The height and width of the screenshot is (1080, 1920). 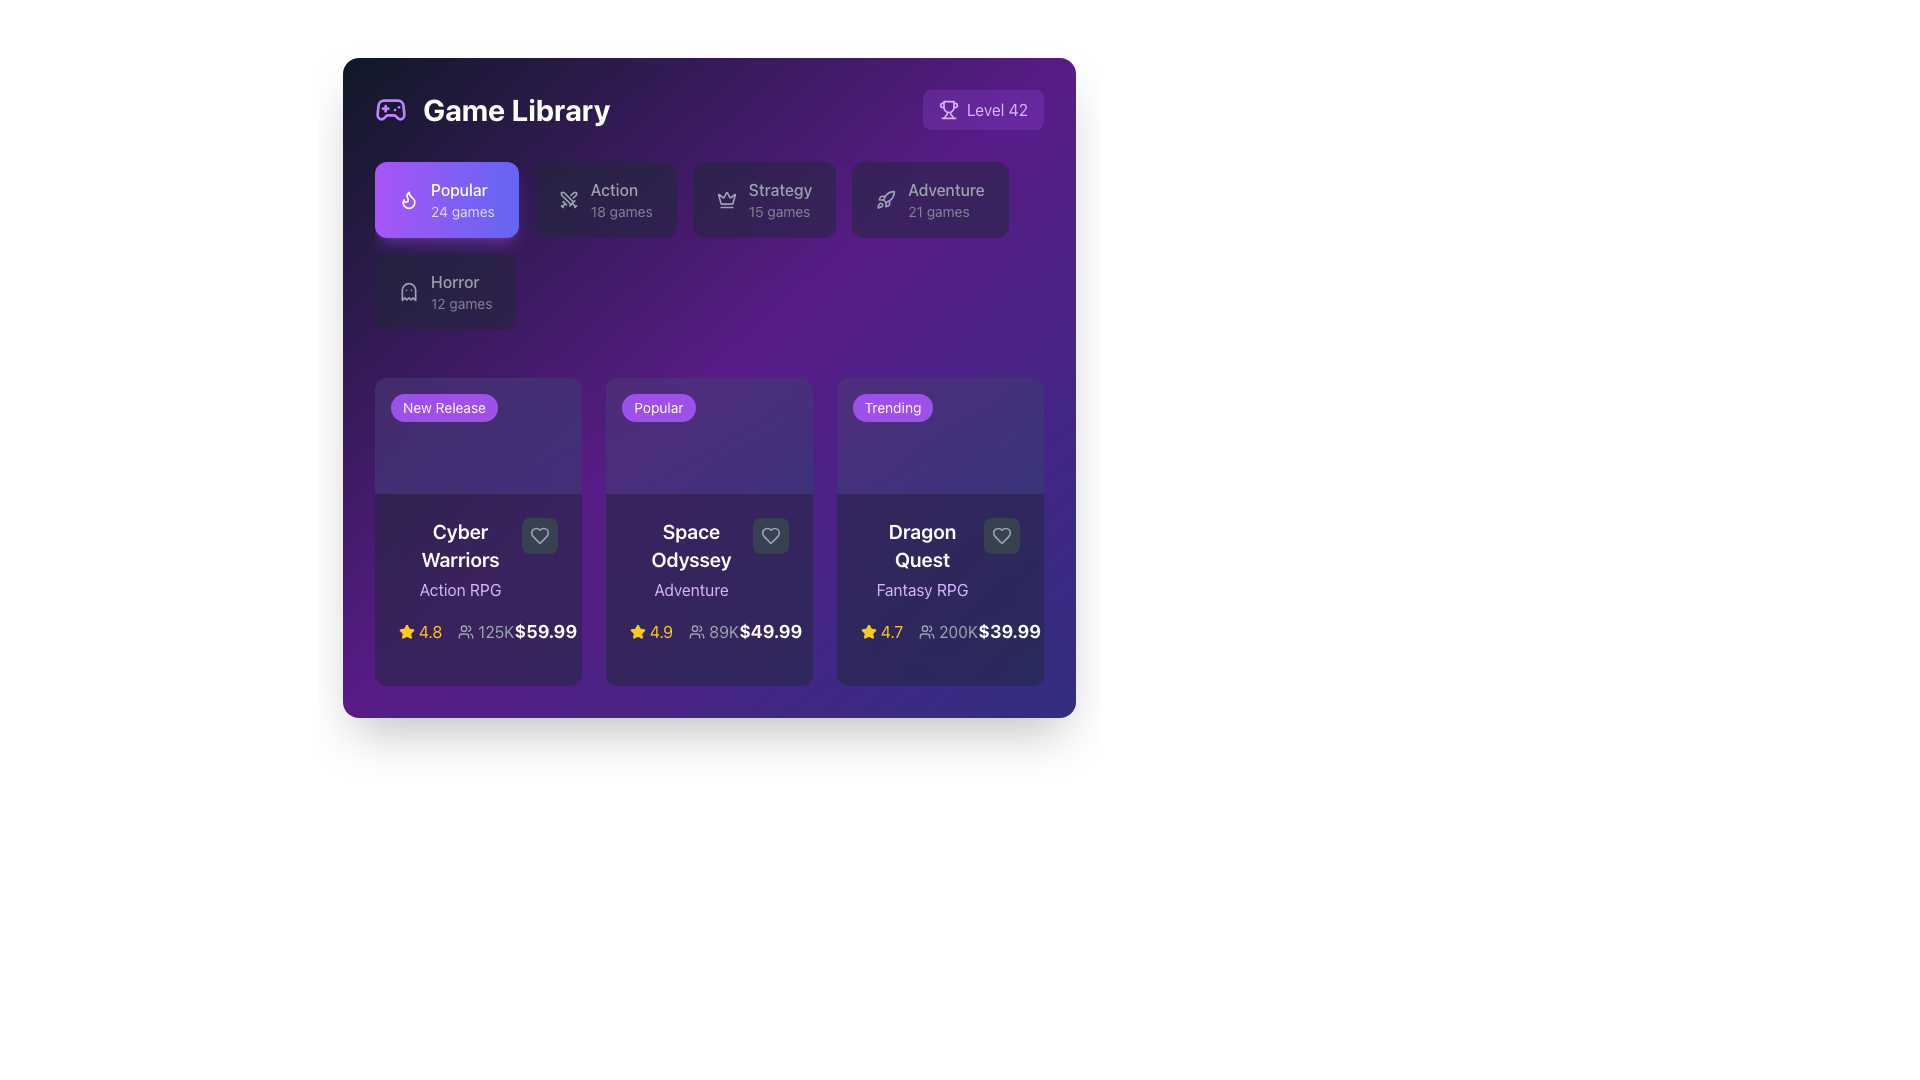 I want to click on the button labeled 'Adventure' that shows '21 games', so click(x=945, y=200).